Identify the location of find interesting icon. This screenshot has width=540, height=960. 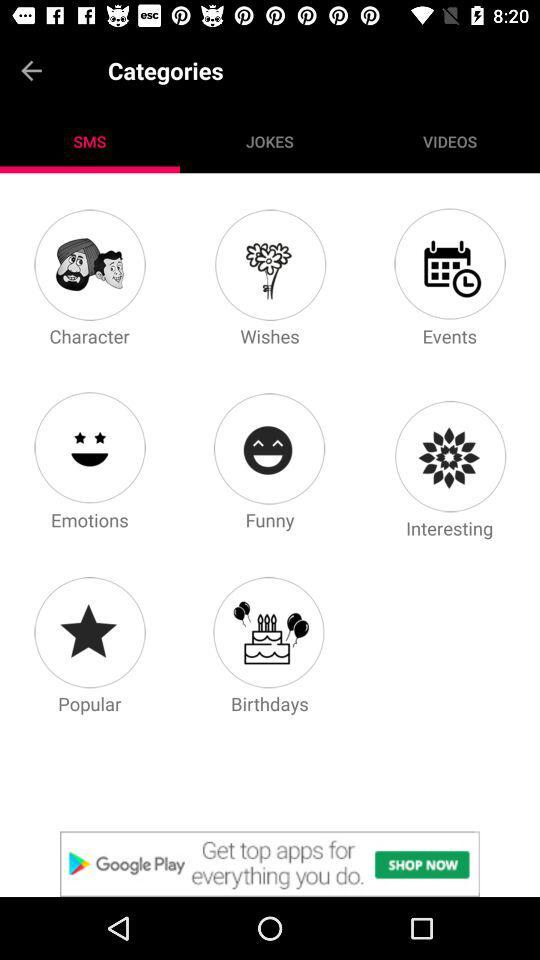
(449, 456).